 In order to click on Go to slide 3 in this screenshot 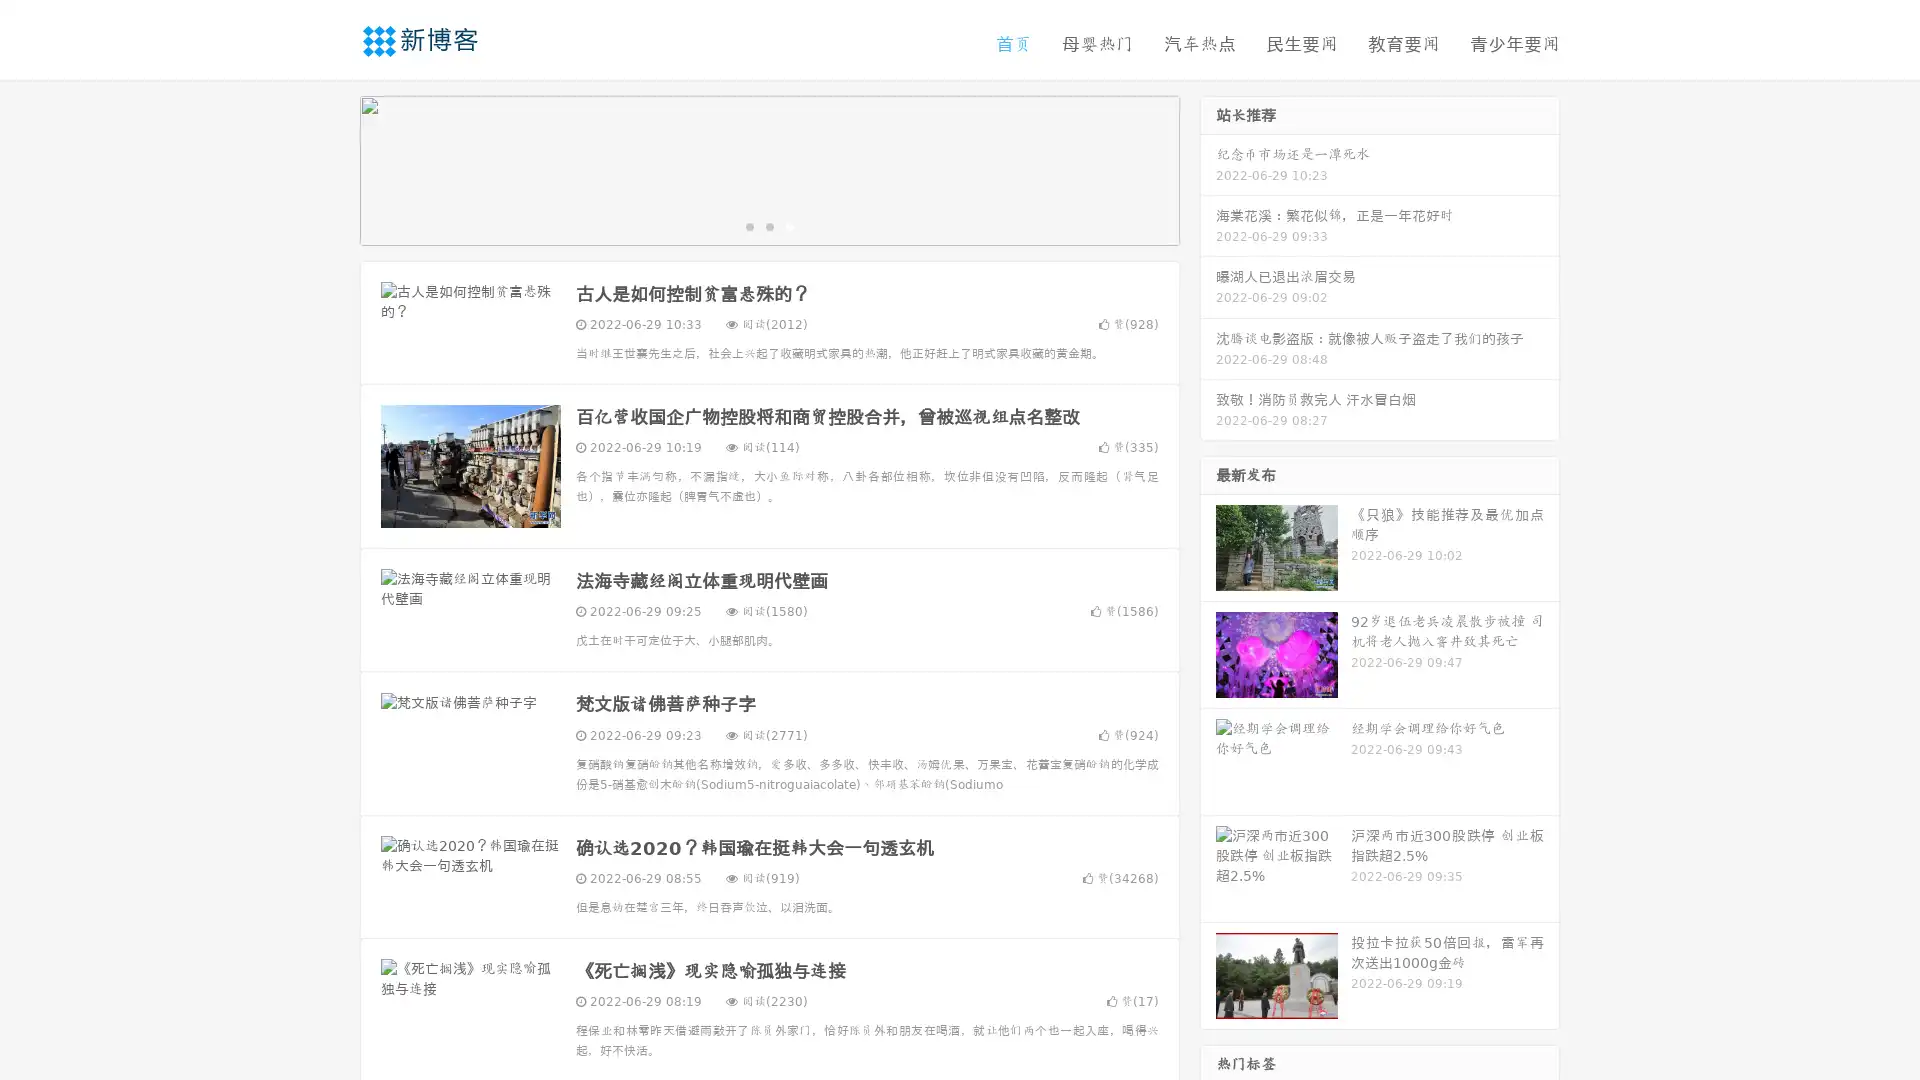, I will do `click(789, 225)`.